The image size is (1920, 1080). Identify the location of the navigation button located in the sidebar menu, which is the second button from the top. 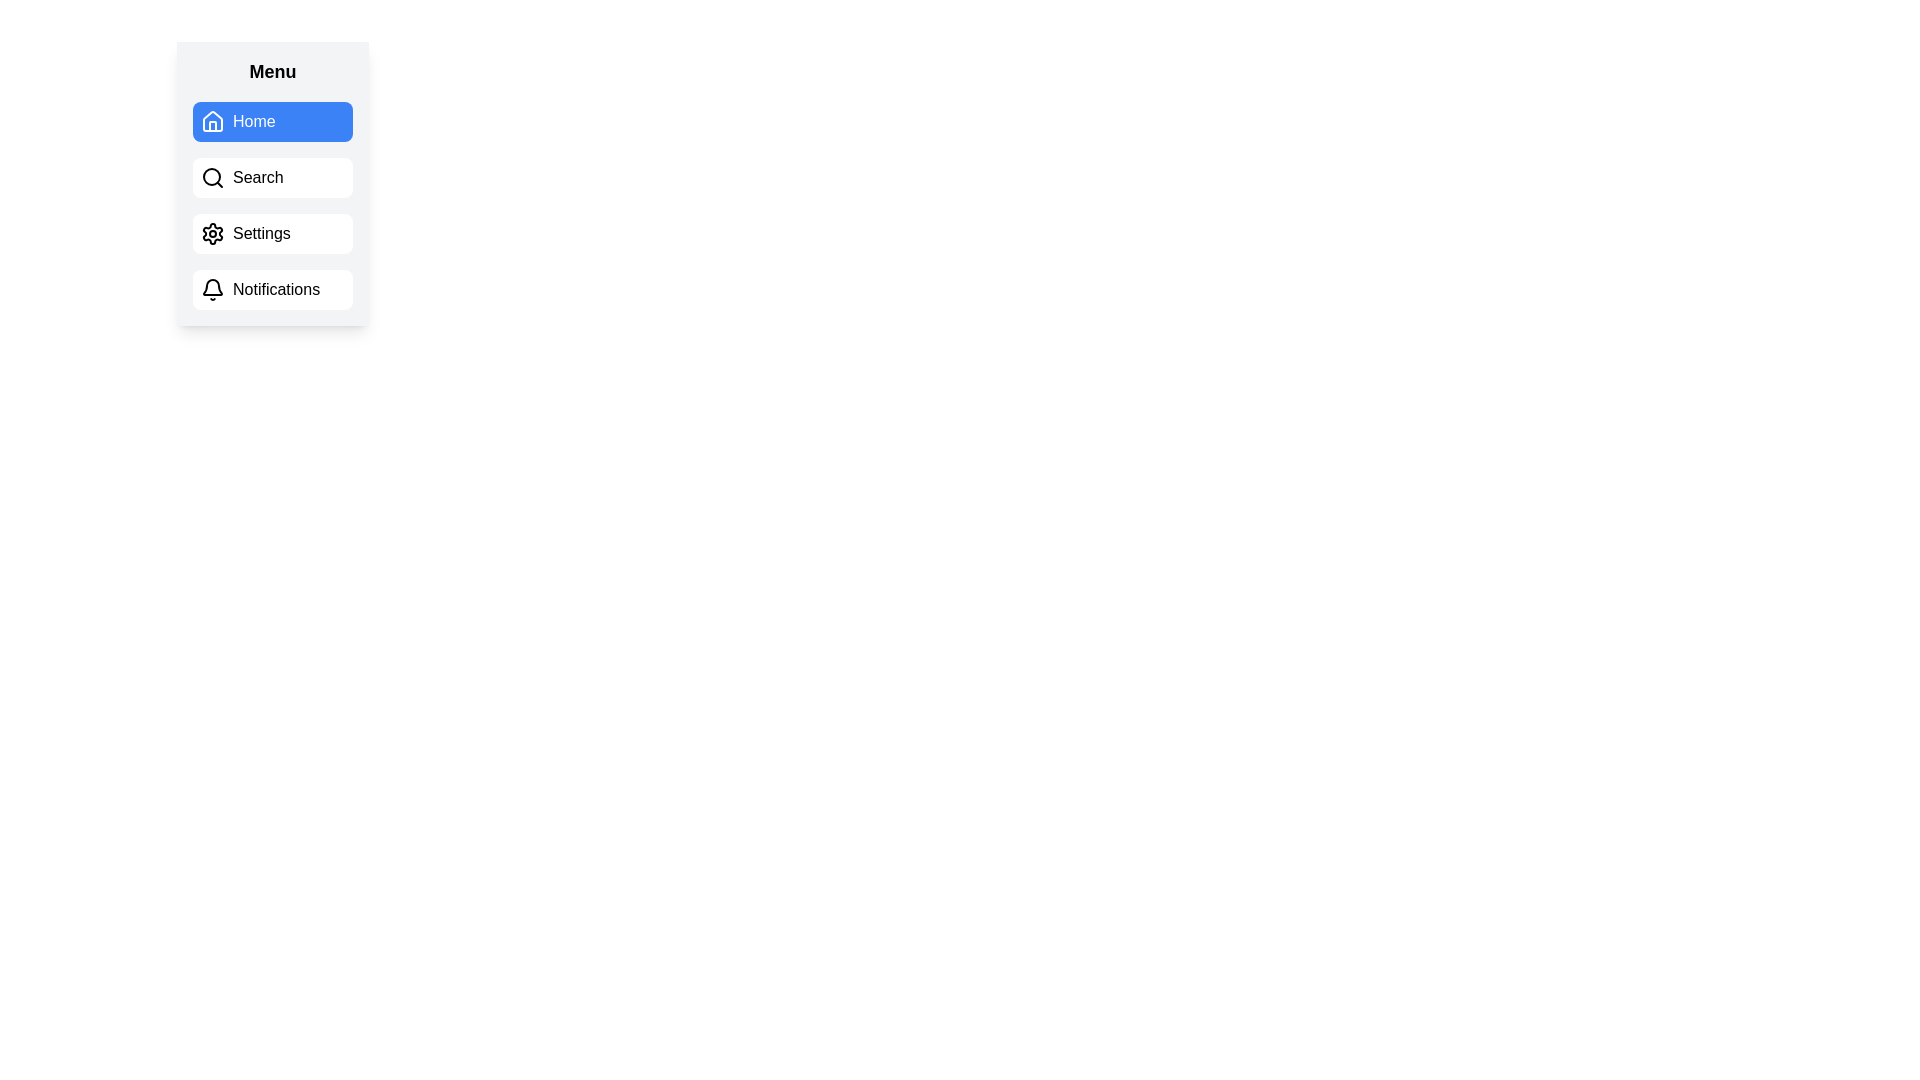
(272, 176).